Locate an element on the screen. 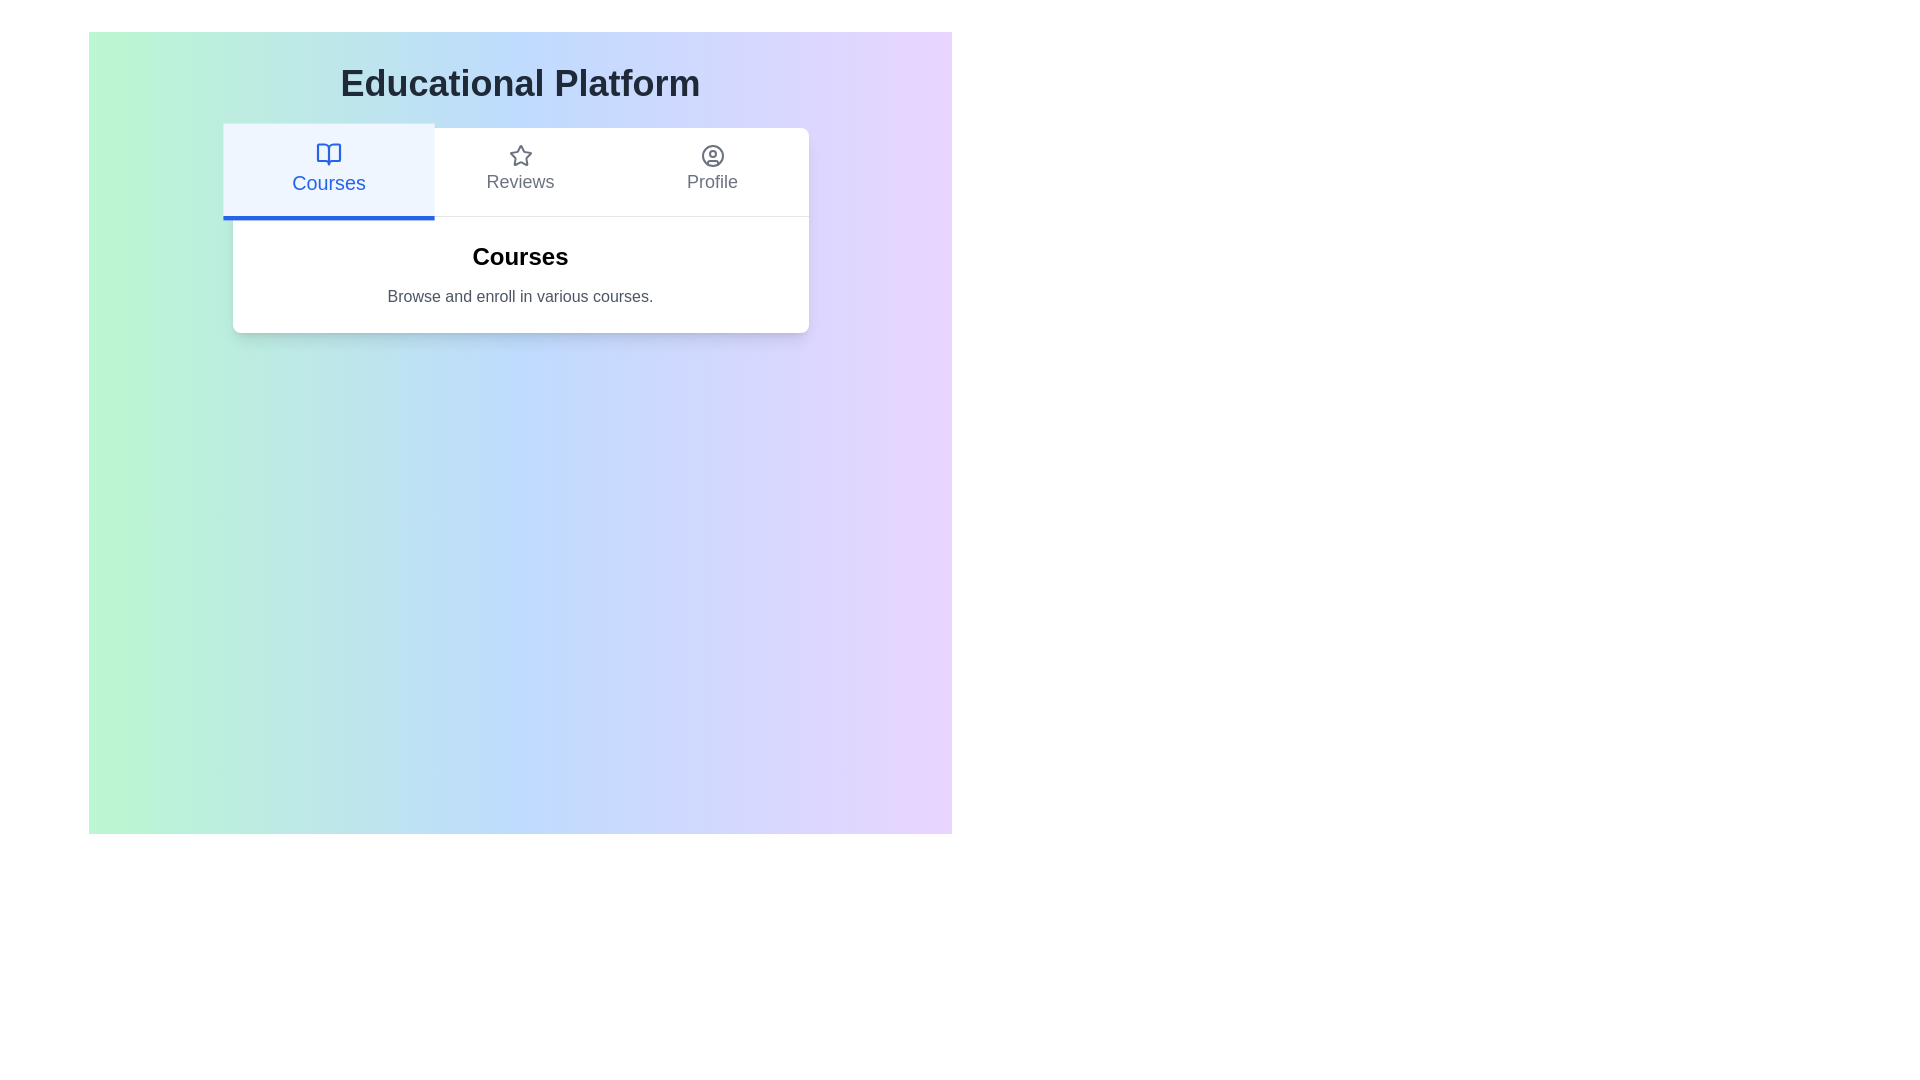 This screenshot has height=1080, width=1920. the Reviews tab to switch views is located at coordinates (520, 171).